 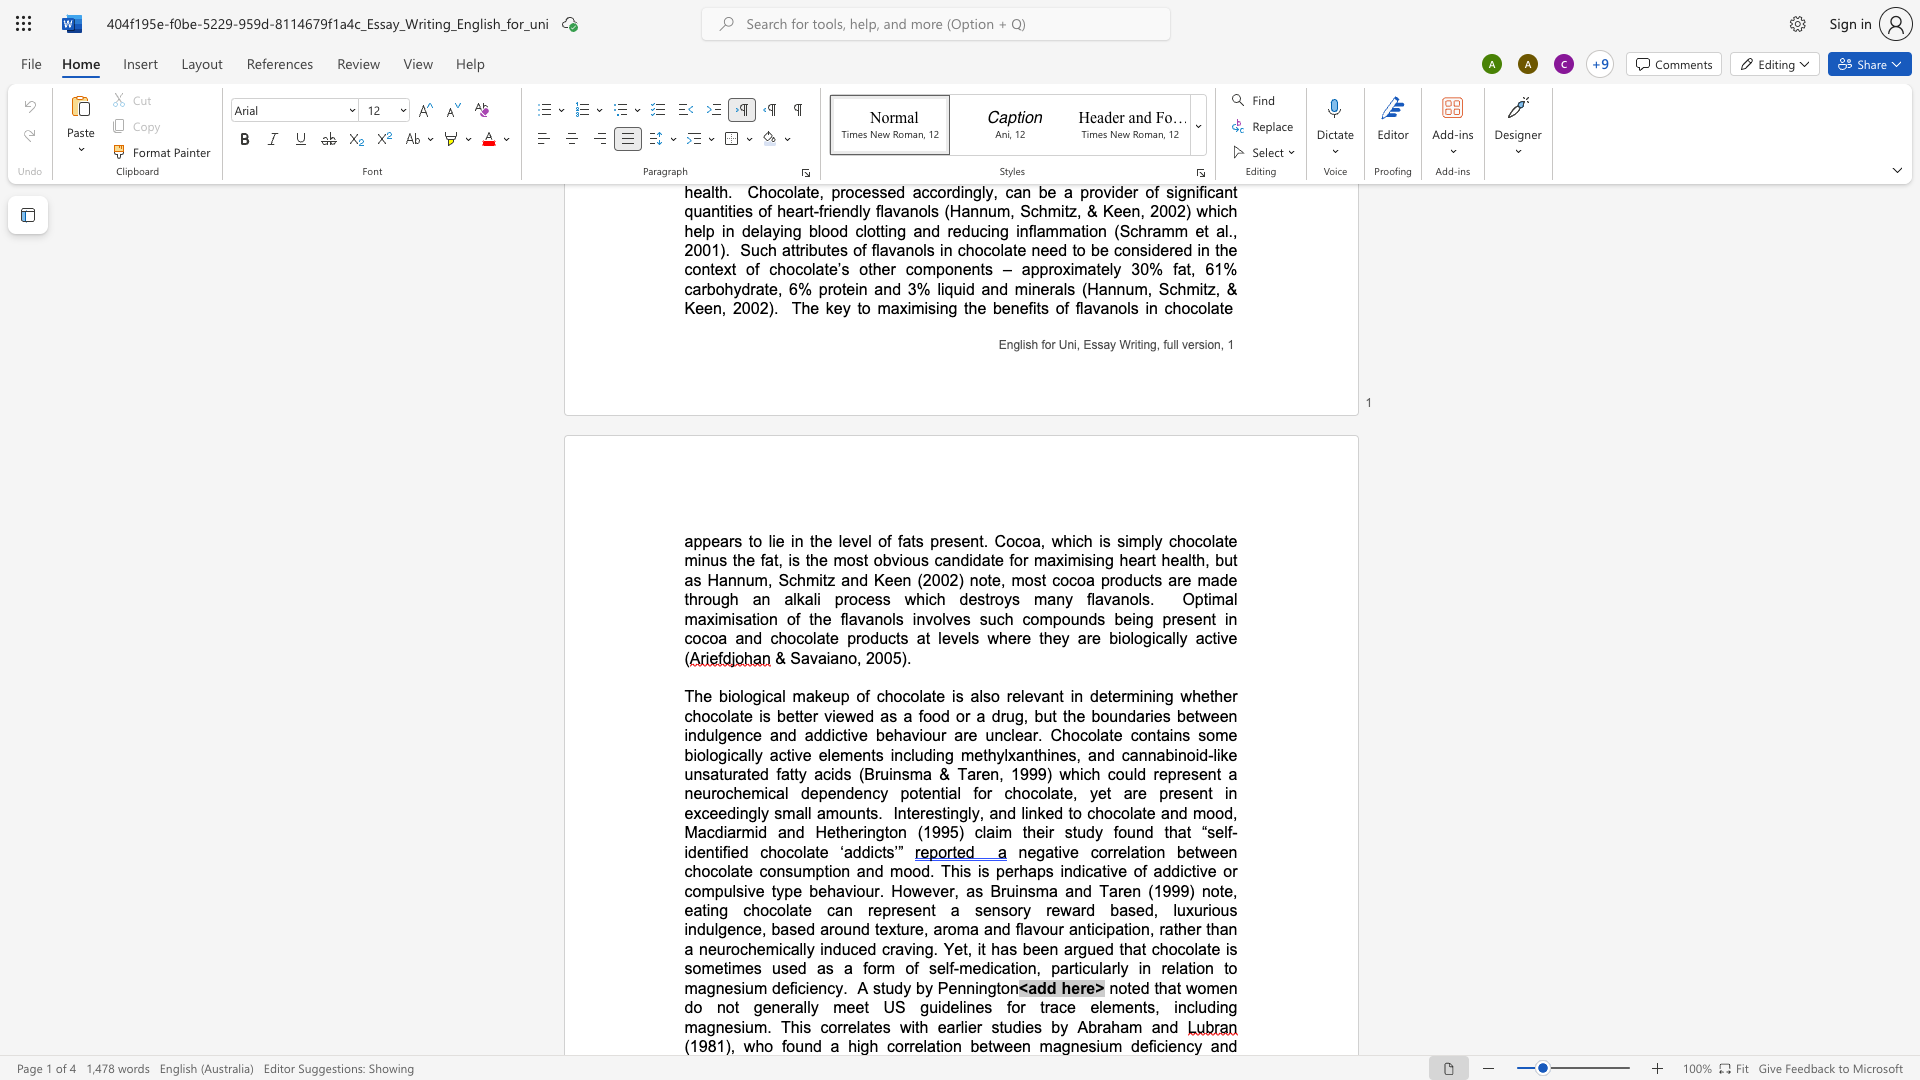 I want to click on the space between the continuous character "a" and "n" in the text, so click(x=839, y=658).